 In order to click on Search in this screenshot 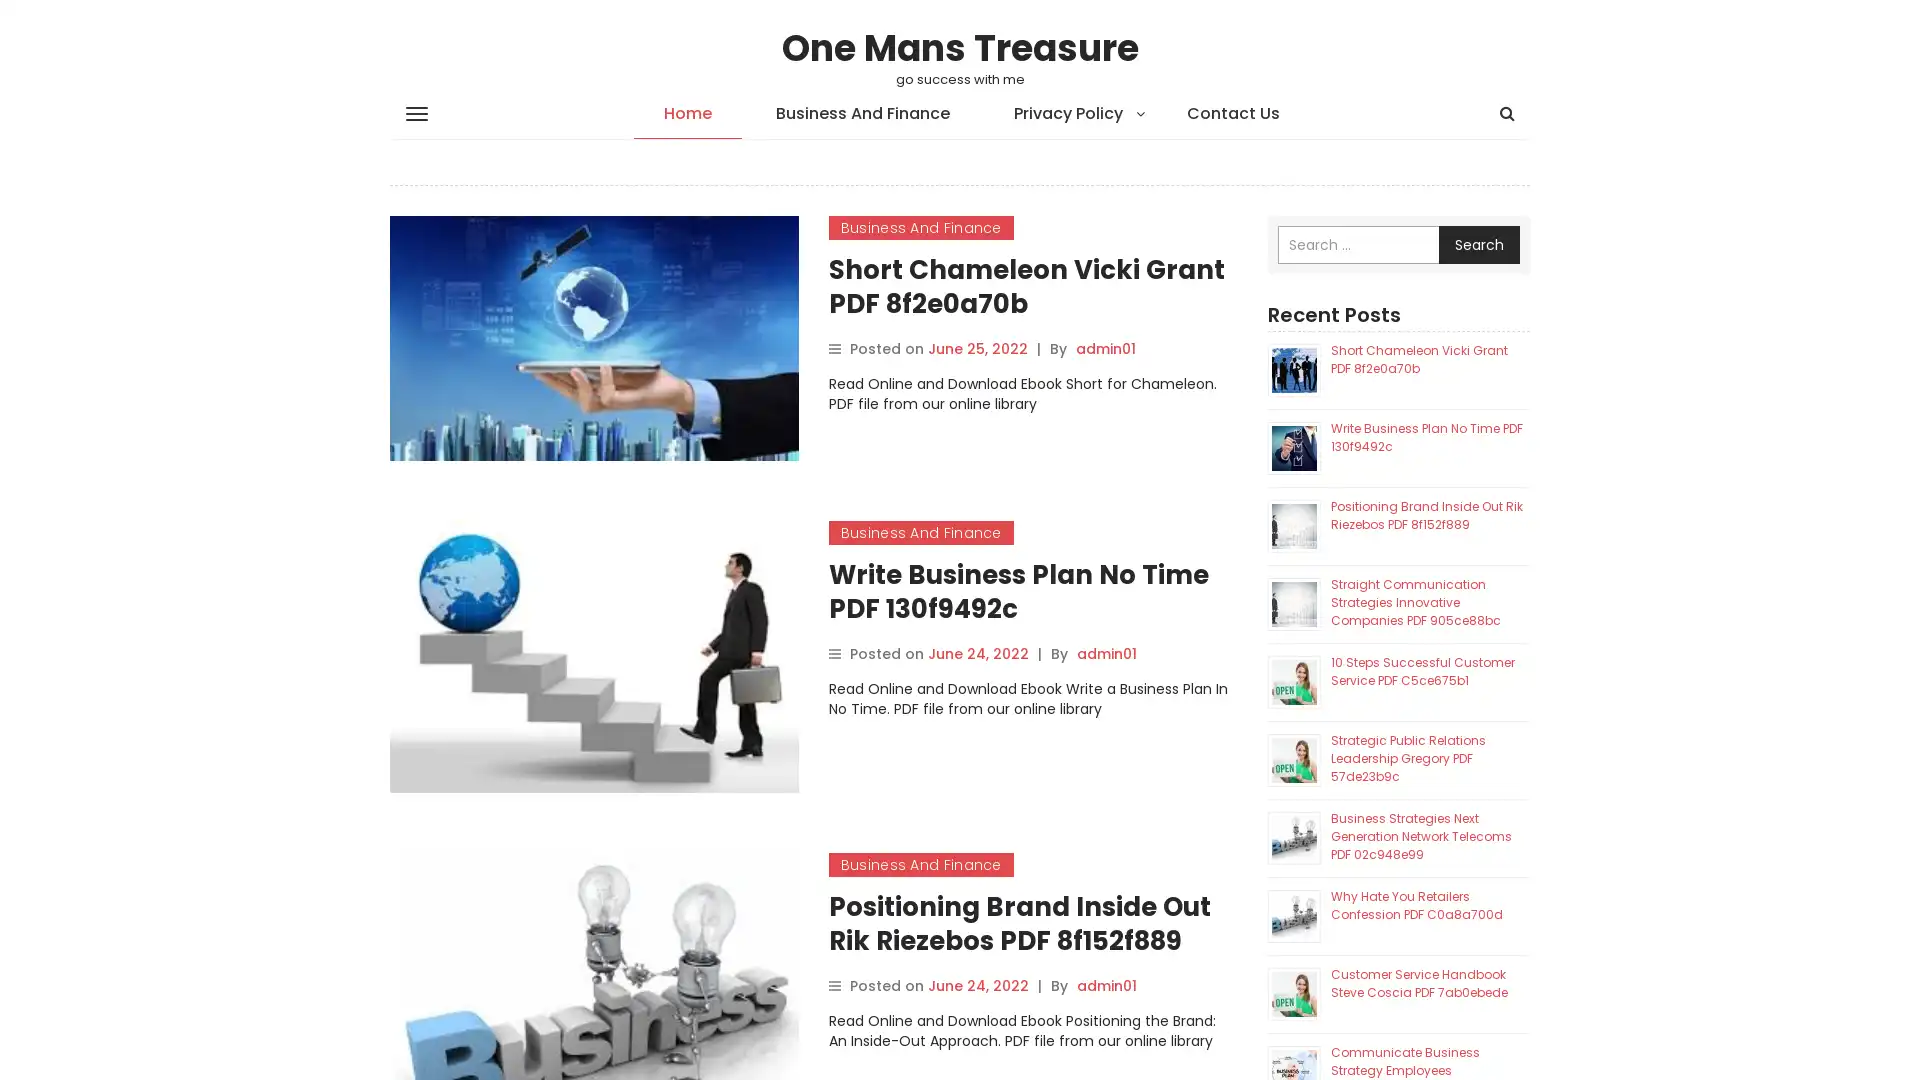, I will do `click(1479, 244)`.